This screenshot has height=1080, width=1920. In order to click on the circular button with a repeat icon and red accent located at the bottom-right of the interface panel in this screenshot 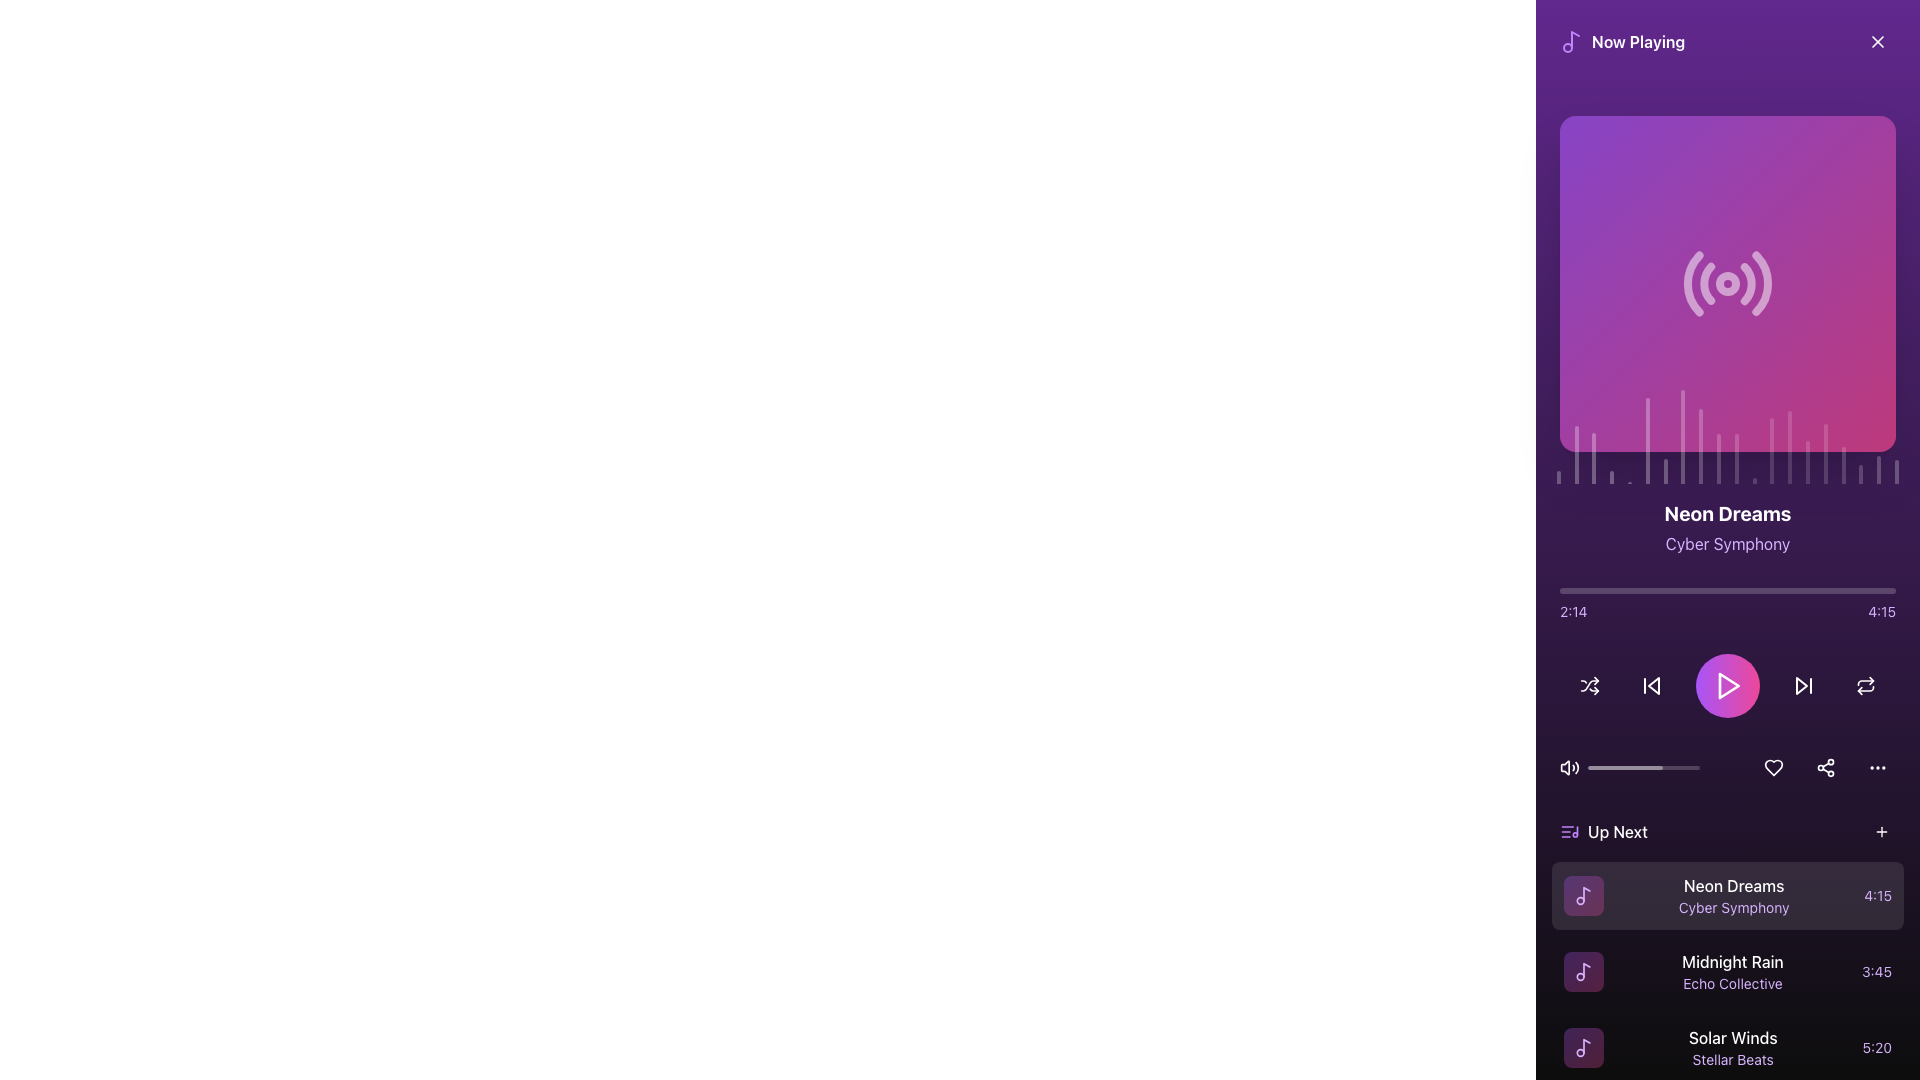, I will do `click(1865, 685)`.